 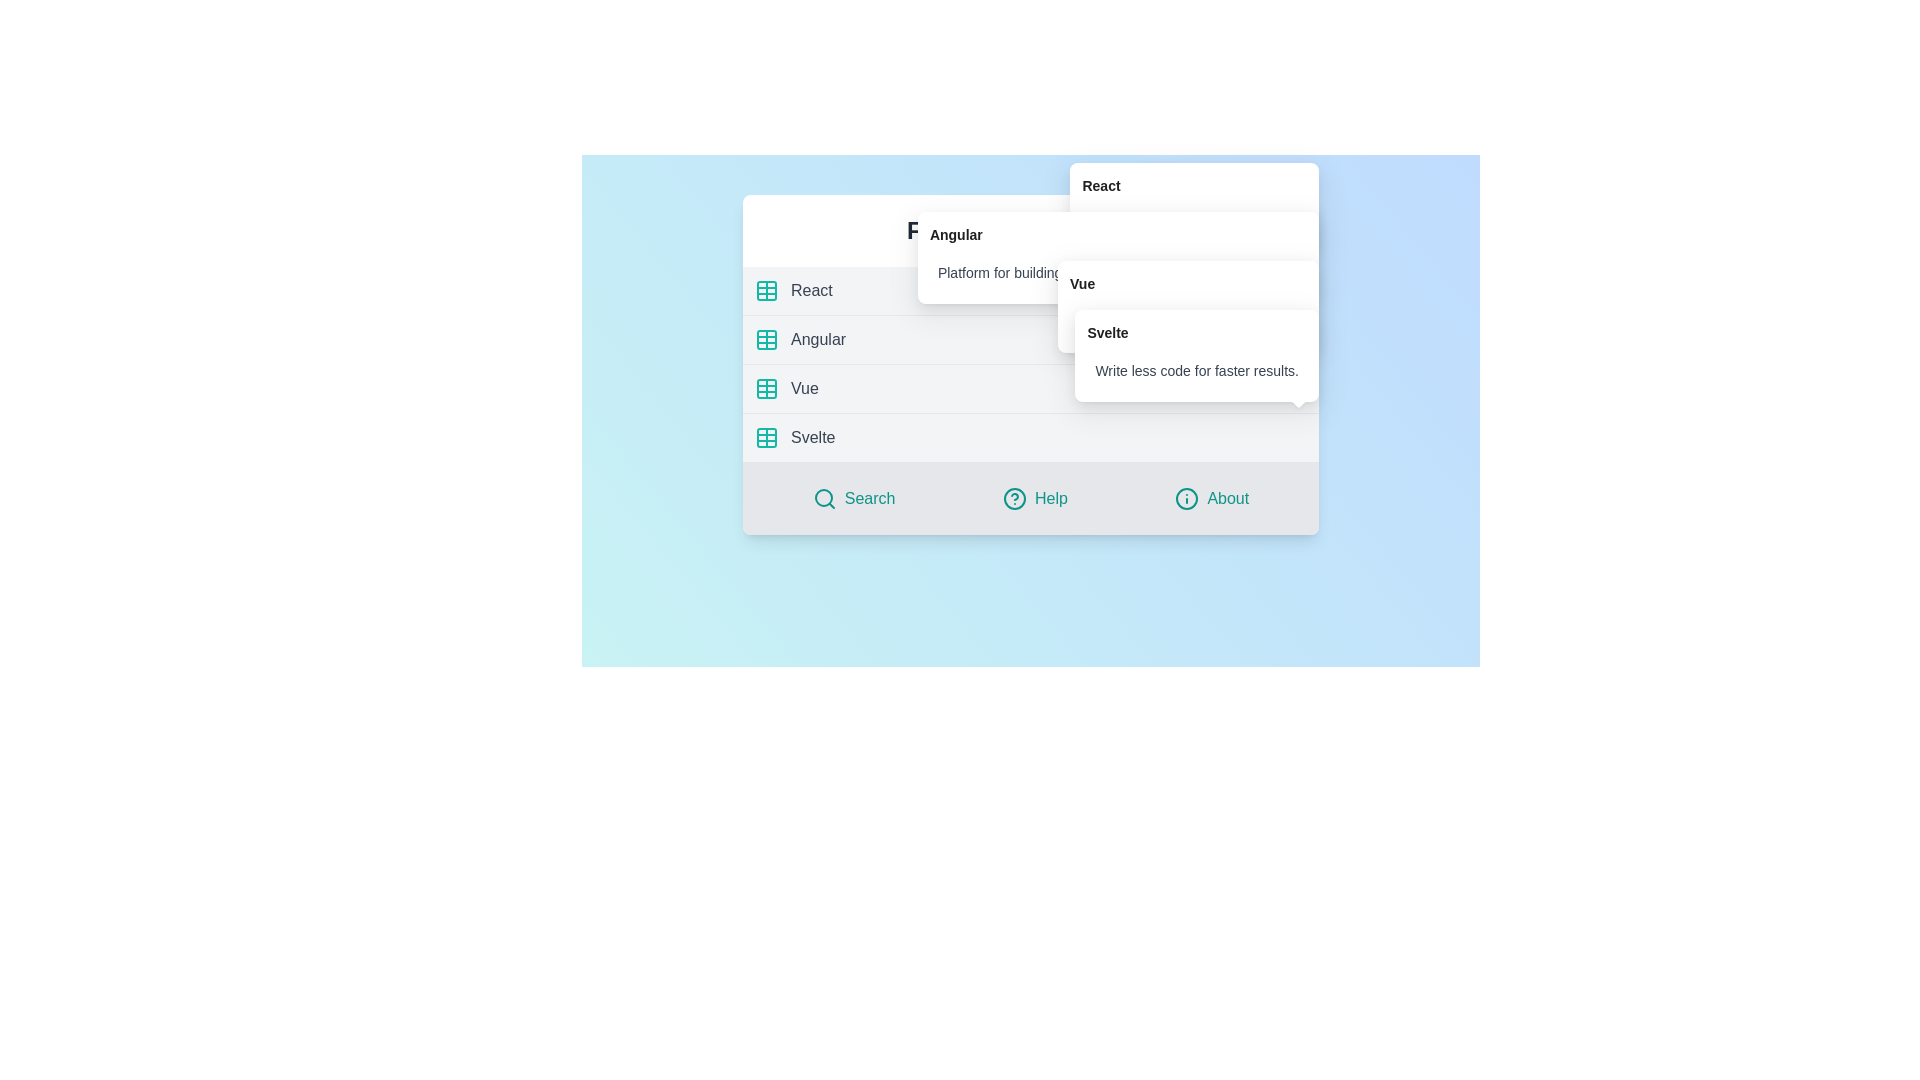 I want to click on the teal square-like icon with rounded corners that resembles a table or grid structure, located to the left of the text 'React' in the first row of a vertical list, so click(x=766, y=290).